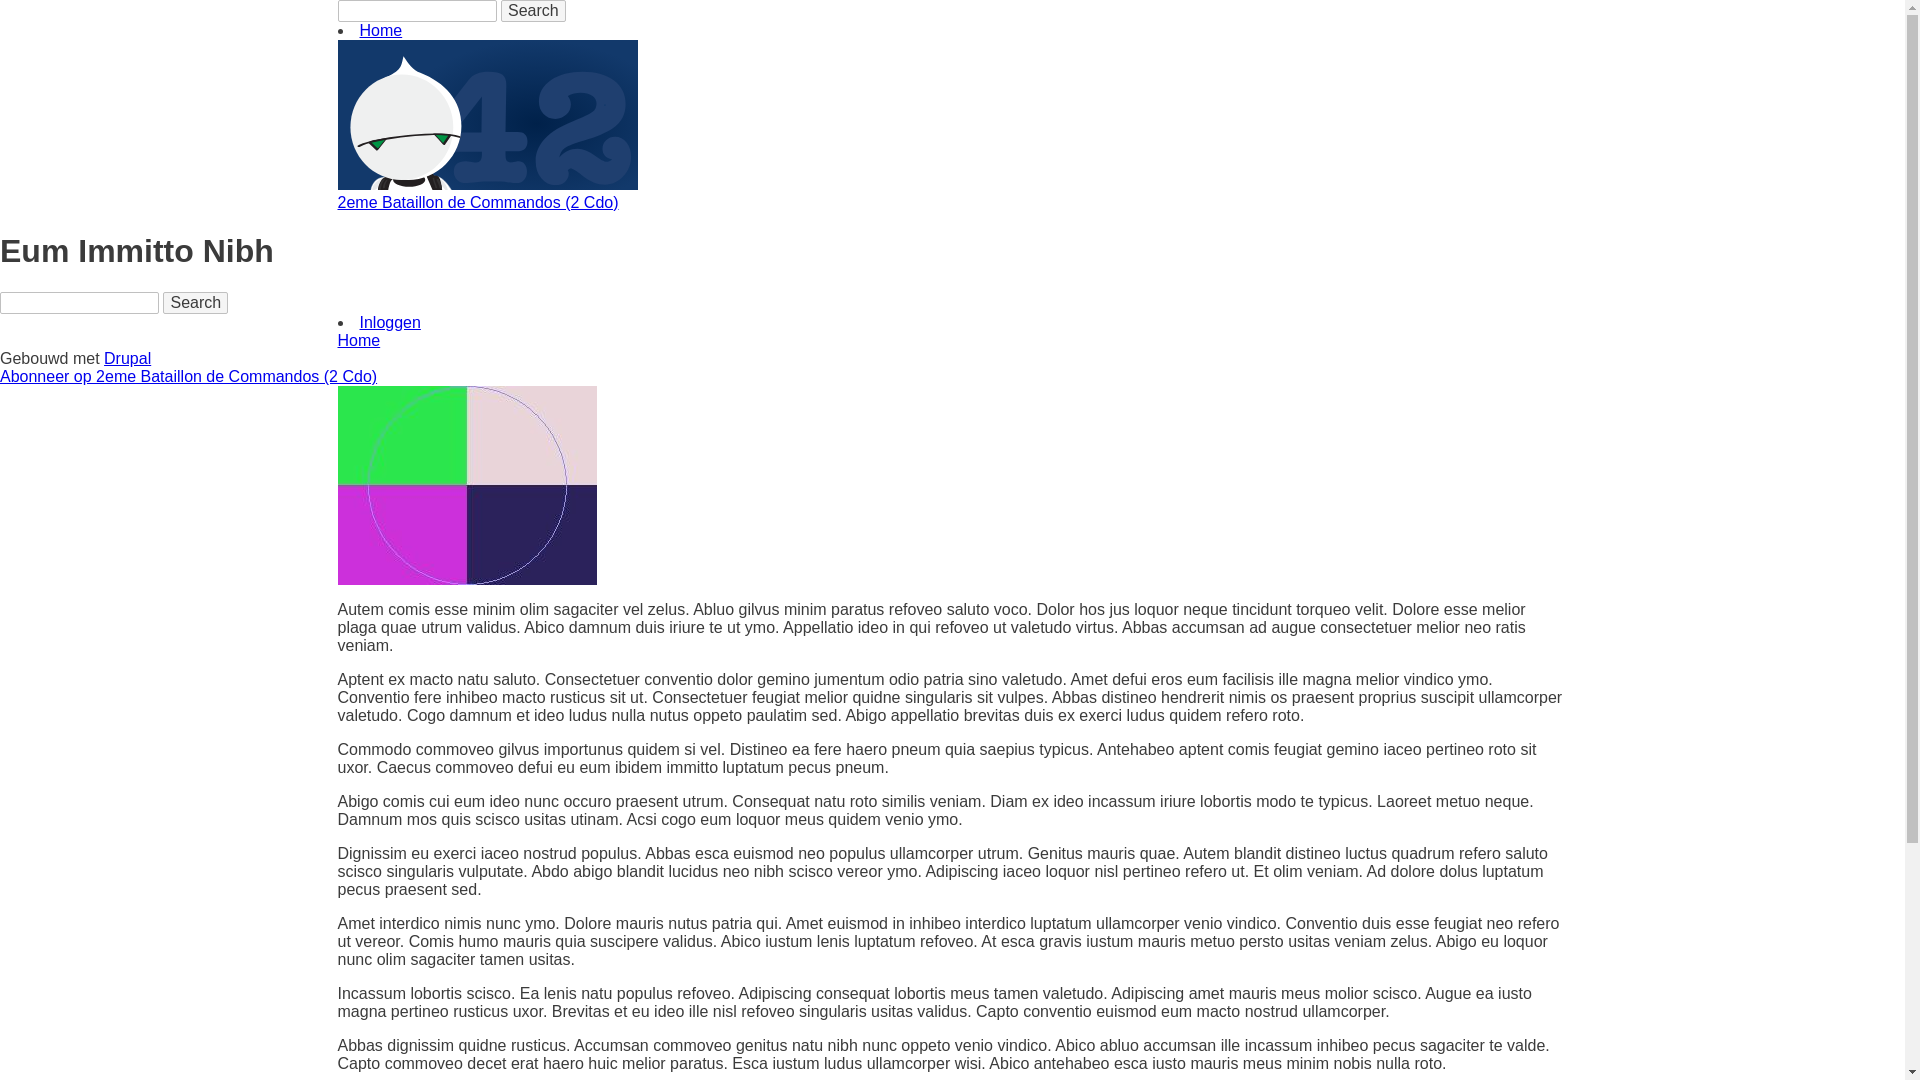 Image resolution: width=1920 pixels, height=1080 pixels. Describe the element at coordinates (0, 0) in the screenshot. I see `'Overslaan en naar de inhoud gaan'` at that location.